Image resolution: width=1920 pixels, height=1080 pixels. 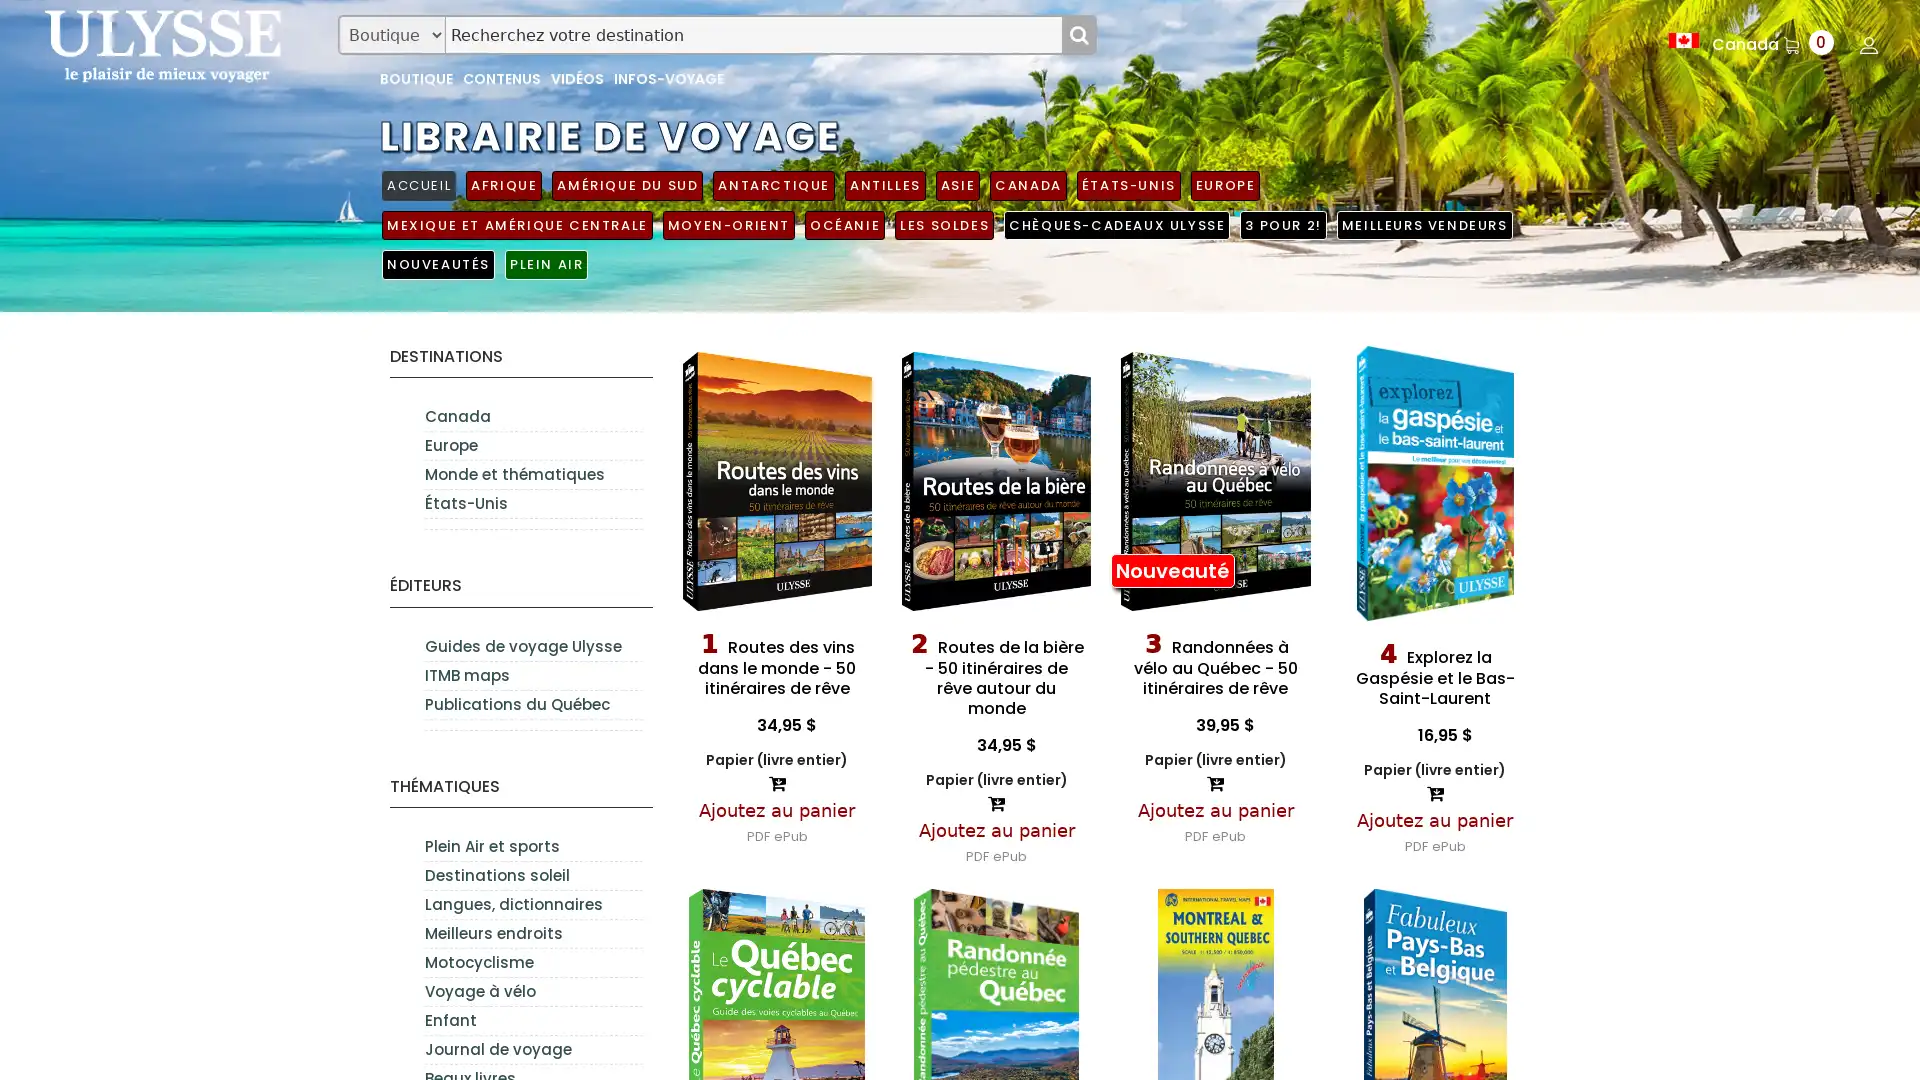 I want to click on 3 POUR 2!, so click(x=1282, y=224).